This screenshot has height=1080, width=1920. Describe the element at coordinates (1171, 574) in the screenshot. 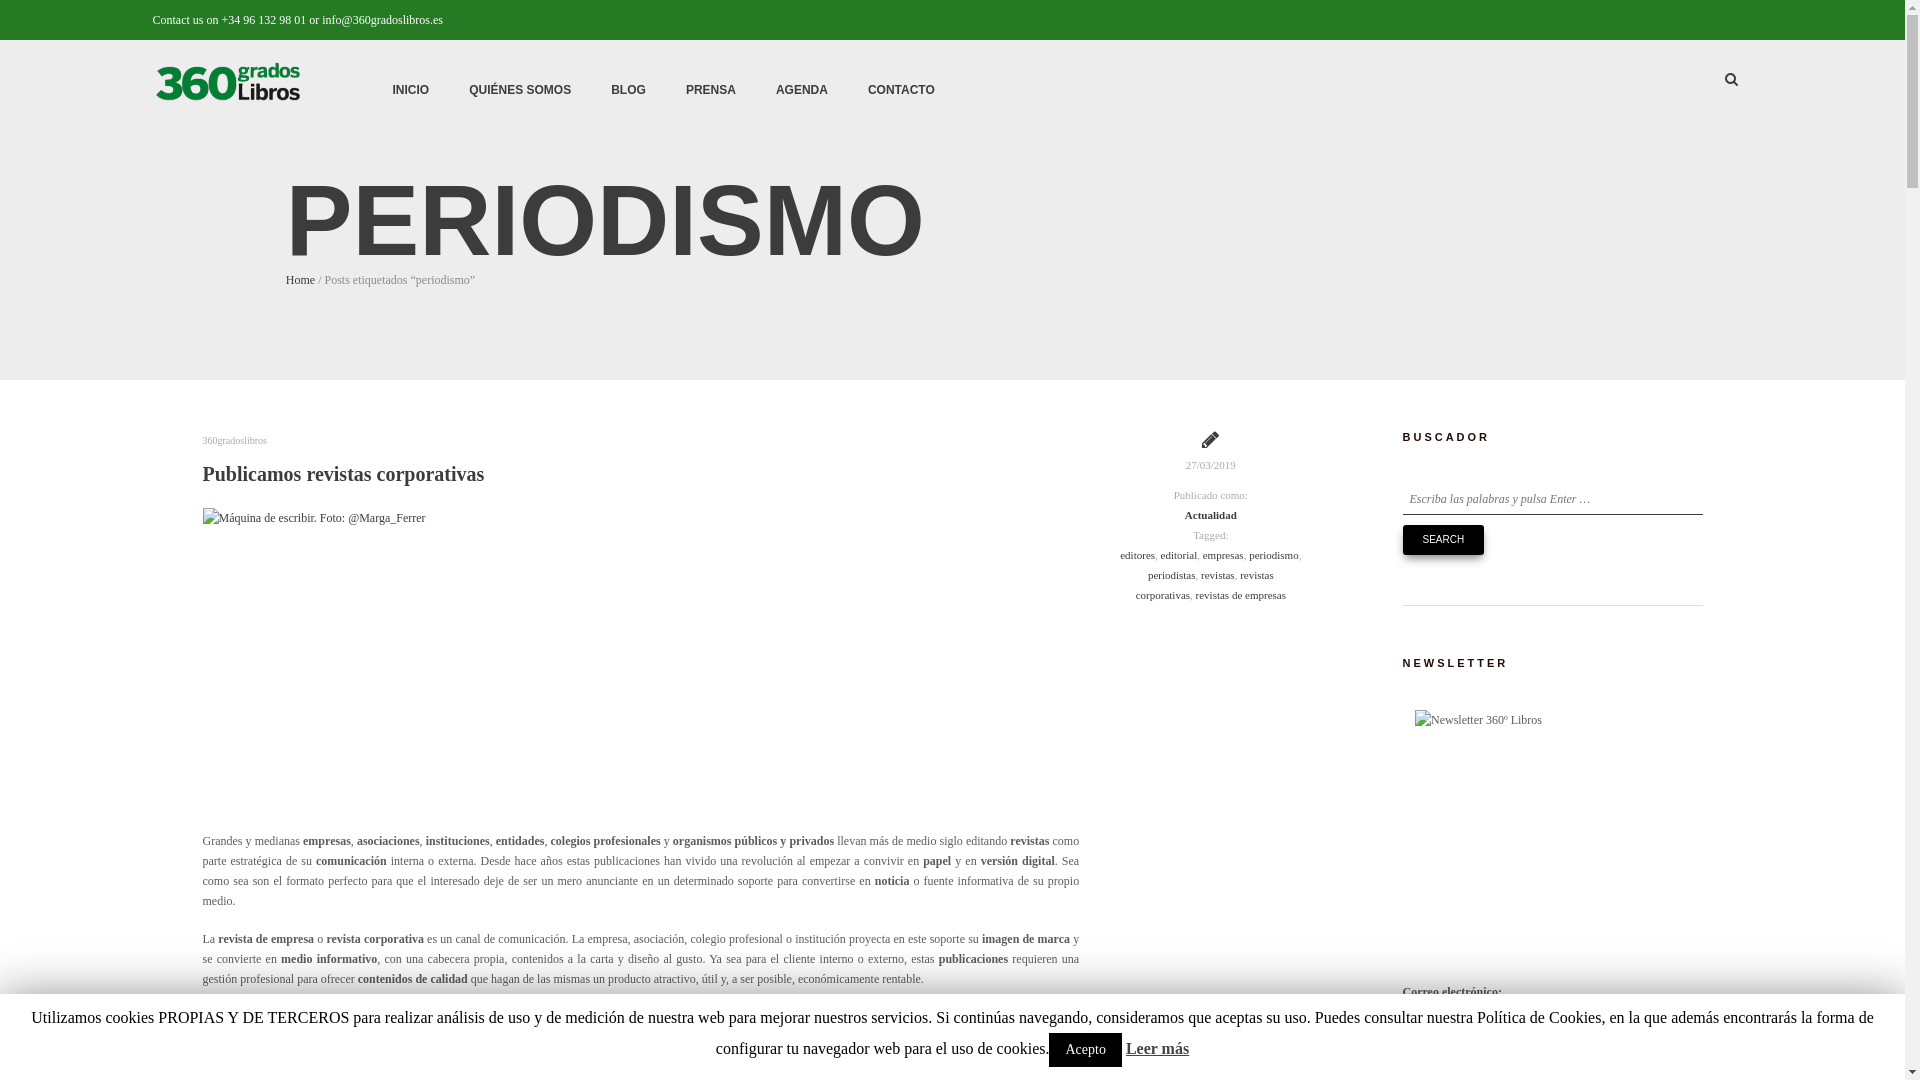

I see `'periodistas'` at that location.